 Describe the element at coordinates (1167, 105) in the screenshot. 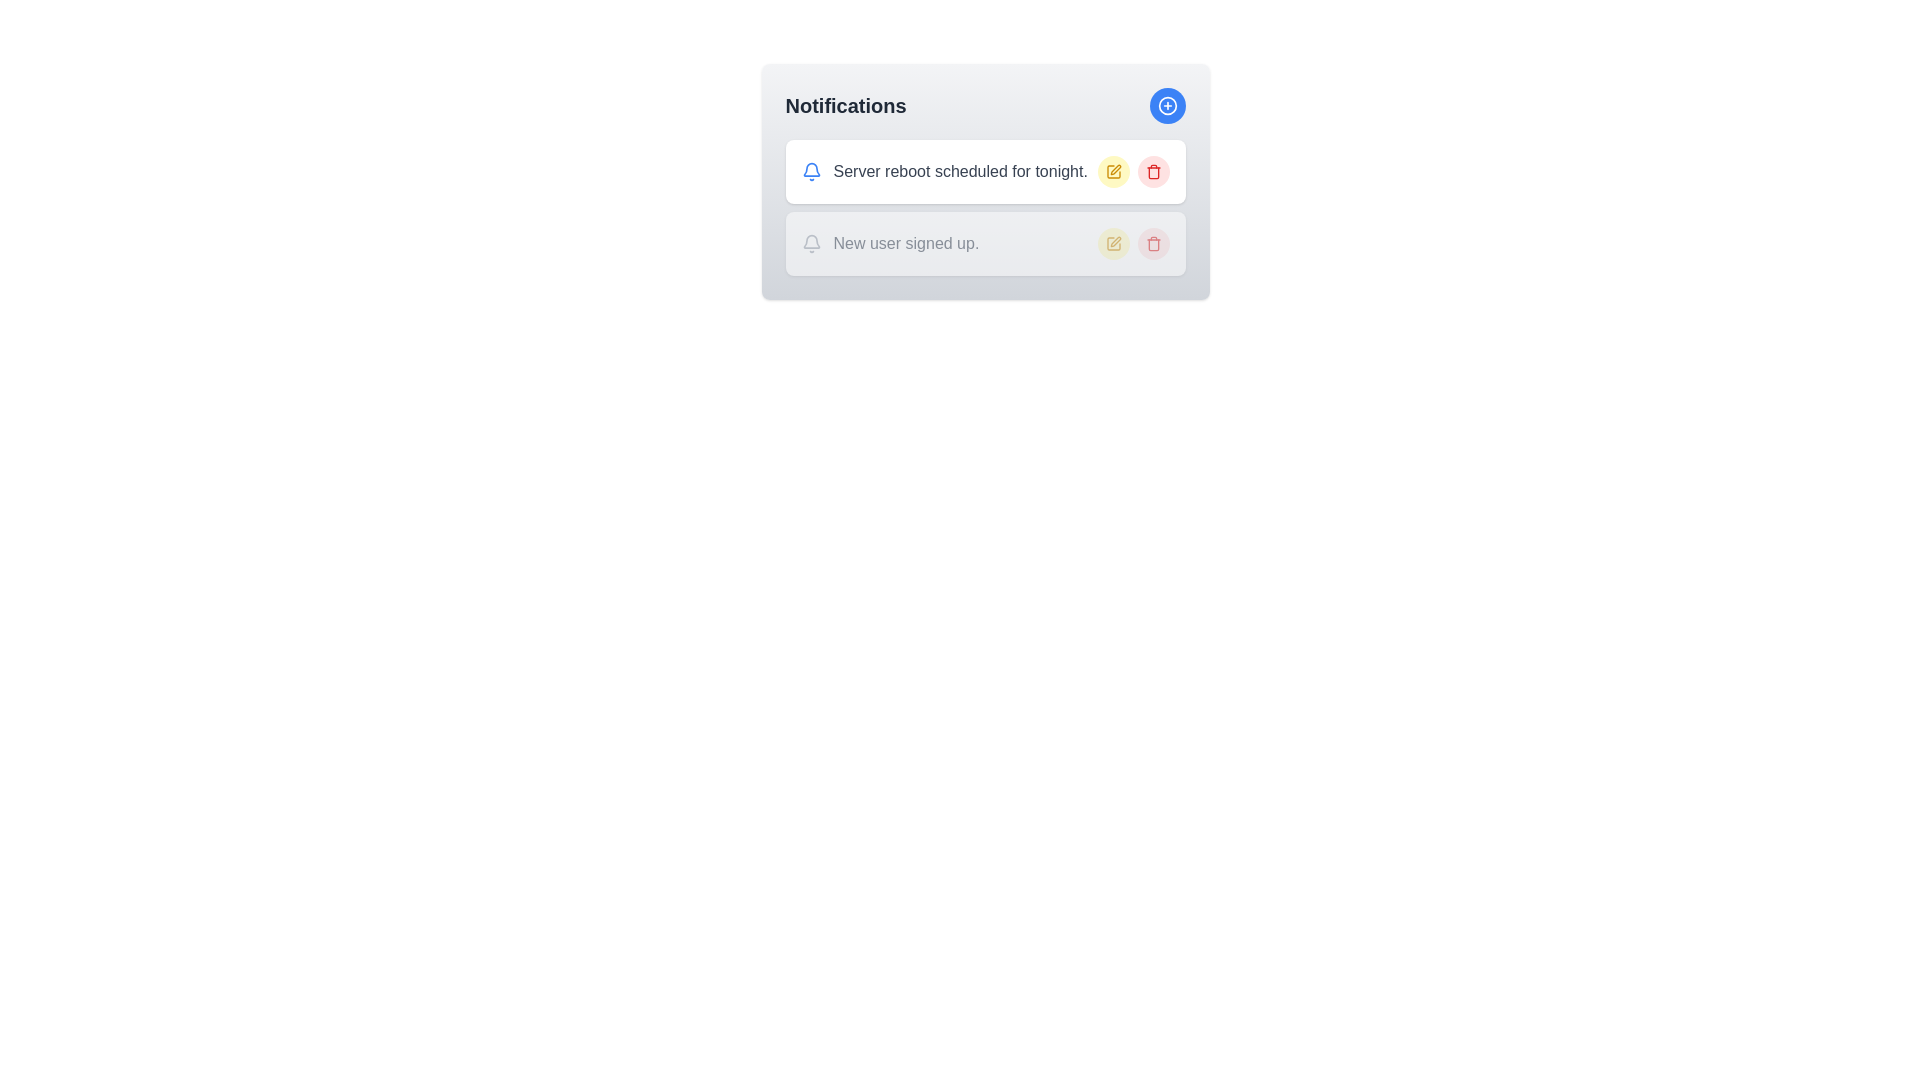

I see `the circular blue button at the top-right corner of the notification panel` at that location.